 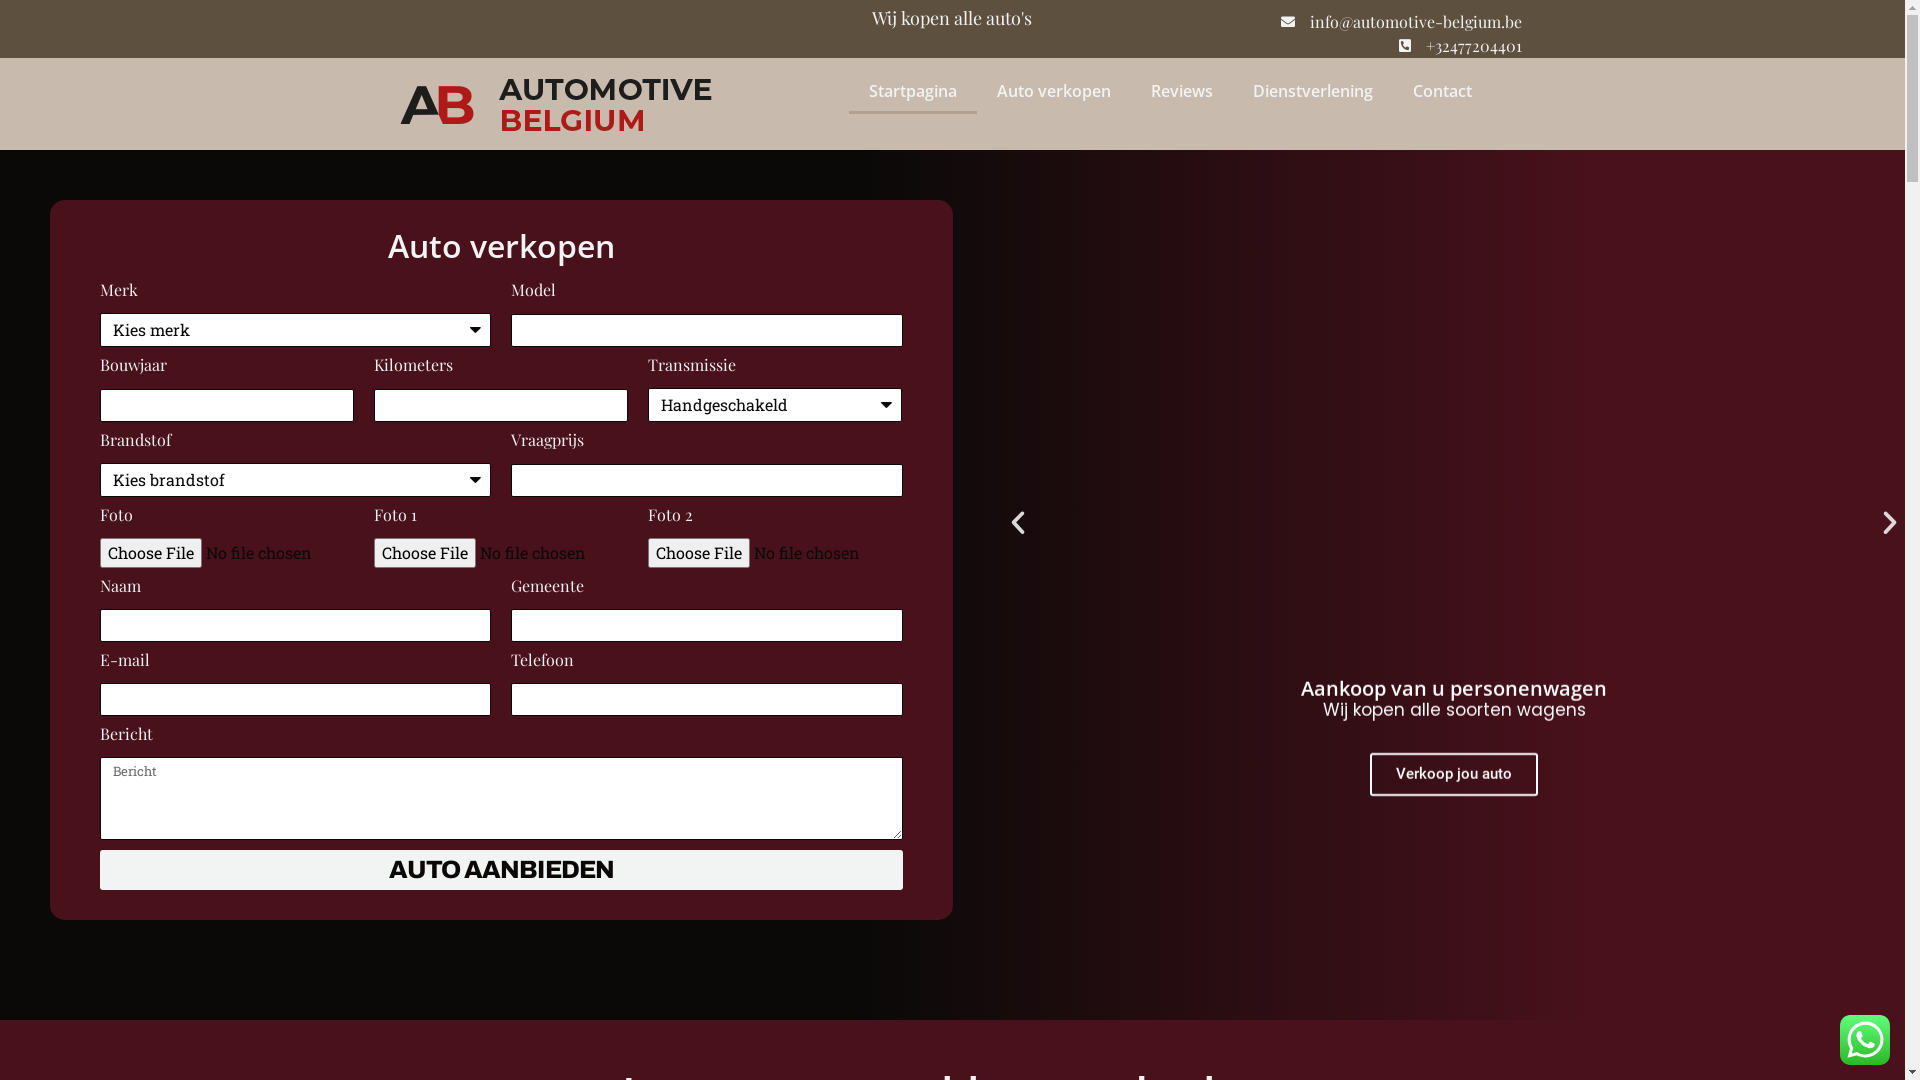 What do you see at coordinates (1458, 45) in the screenshot?
I see `'+32477204401'` at bounding box center [1458, 45].